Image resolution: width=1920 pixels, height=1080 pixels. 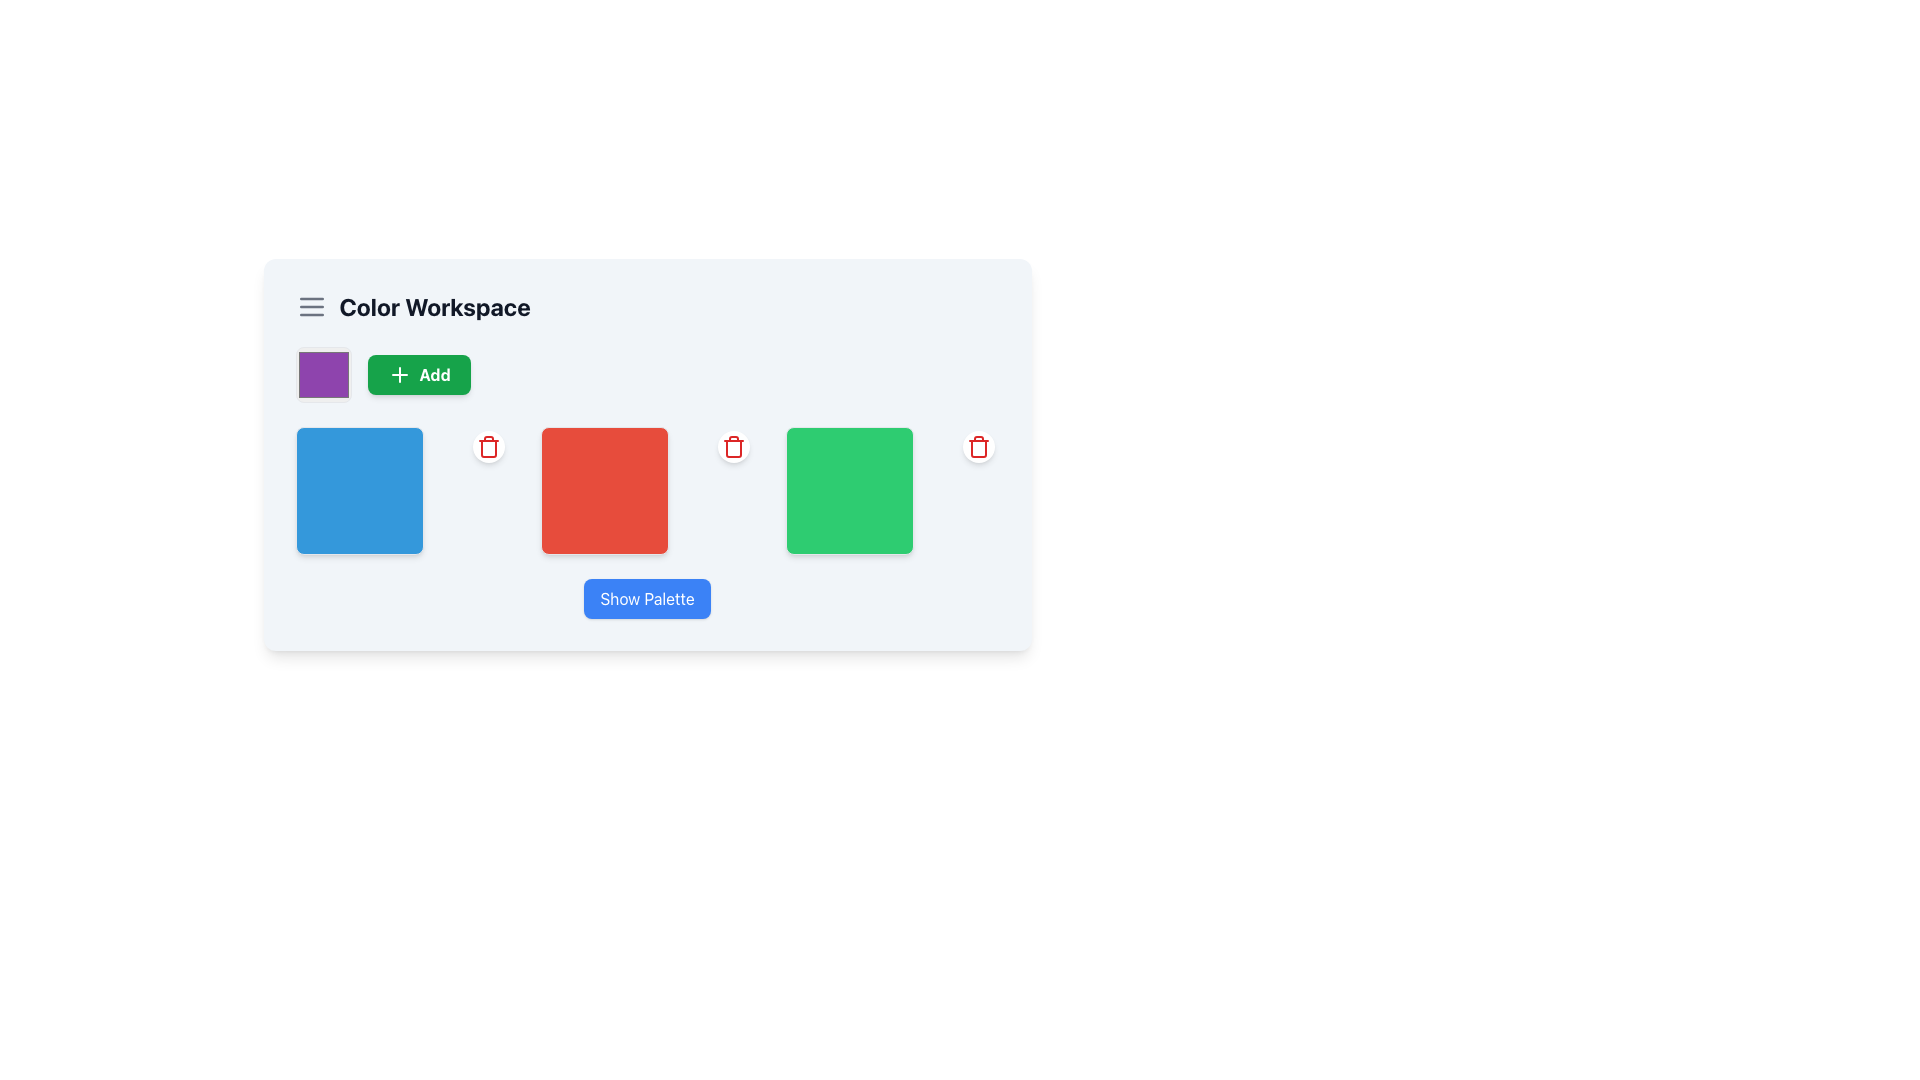 I want to click on the Icon button located at the top-left corner of the interface, to the left of the 'Color Workspace' text, so click(x=310, y=307).